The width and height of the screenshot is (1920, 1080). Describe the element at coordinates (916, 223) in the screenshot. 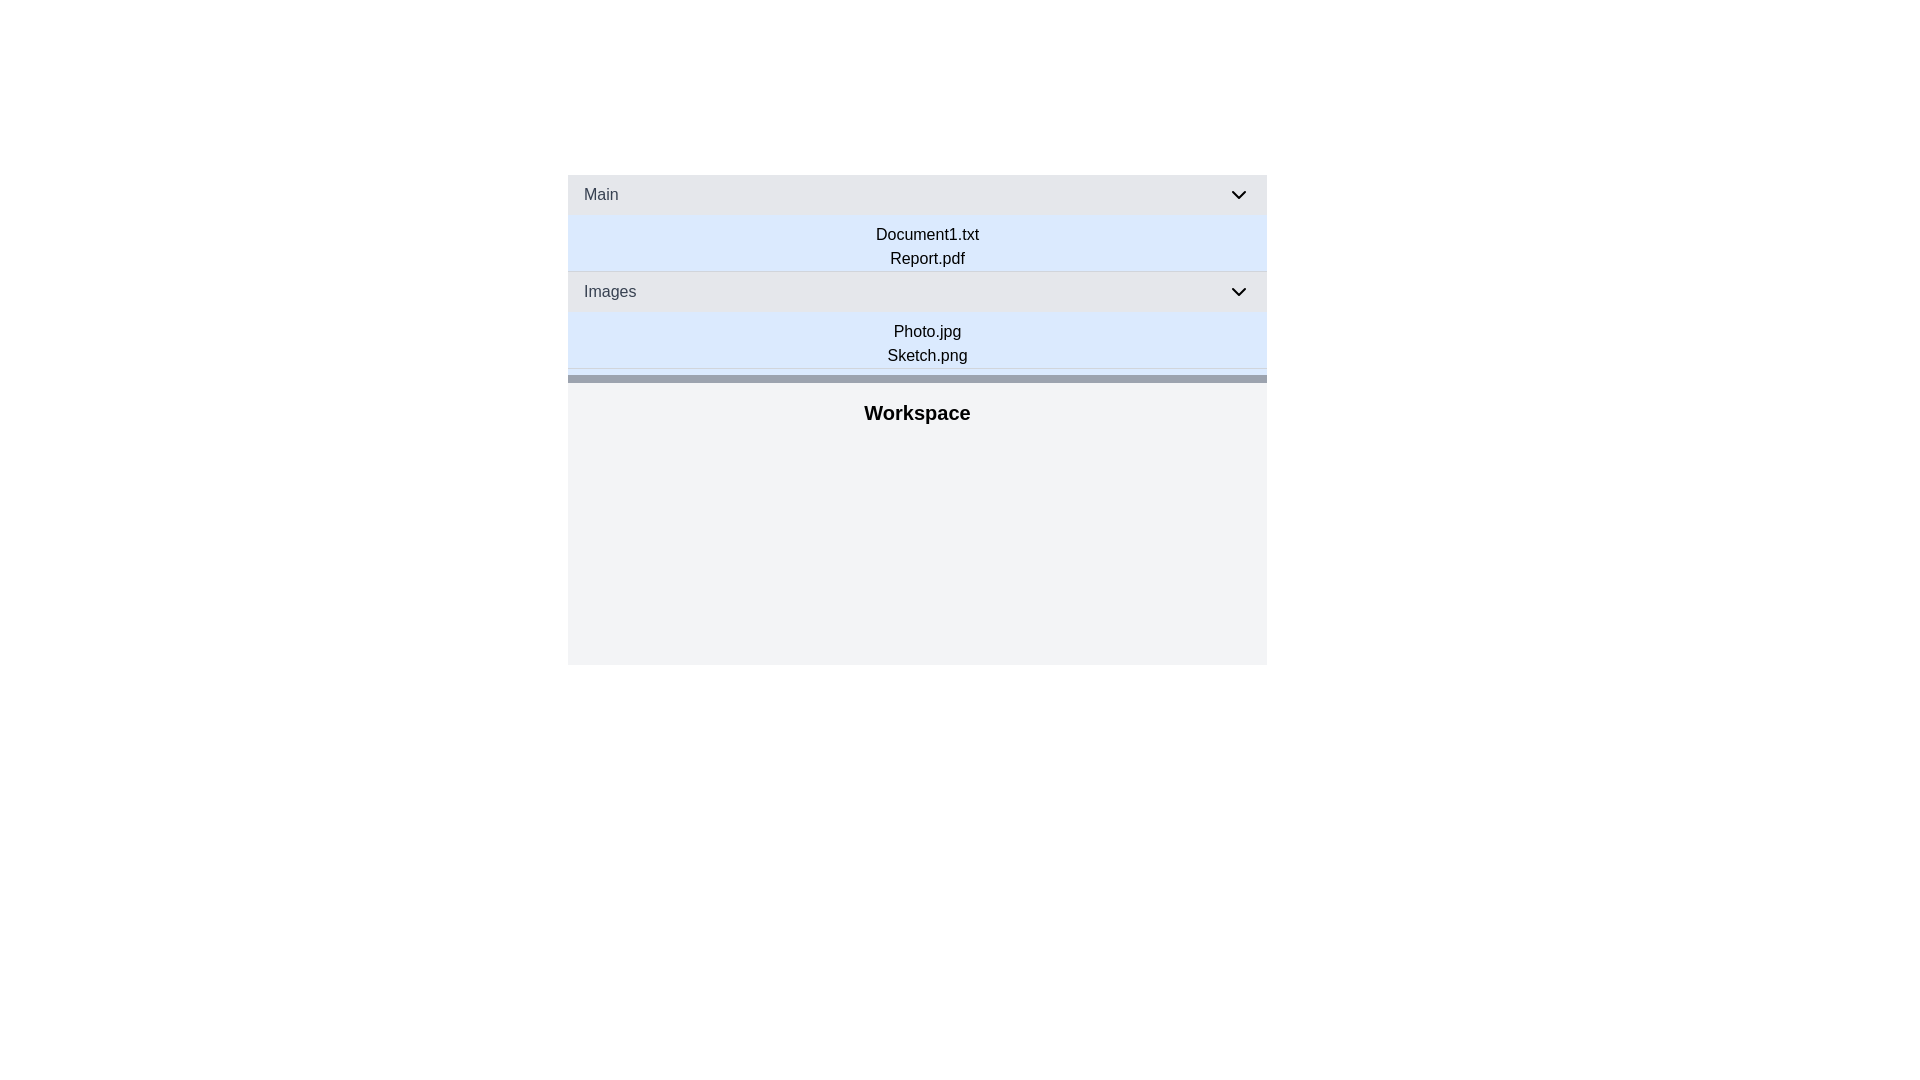

I see `the first text list item under the 'Main' section, which contains 'Document1.txt' and 'Report.pdf', to show the context menu` at that location.